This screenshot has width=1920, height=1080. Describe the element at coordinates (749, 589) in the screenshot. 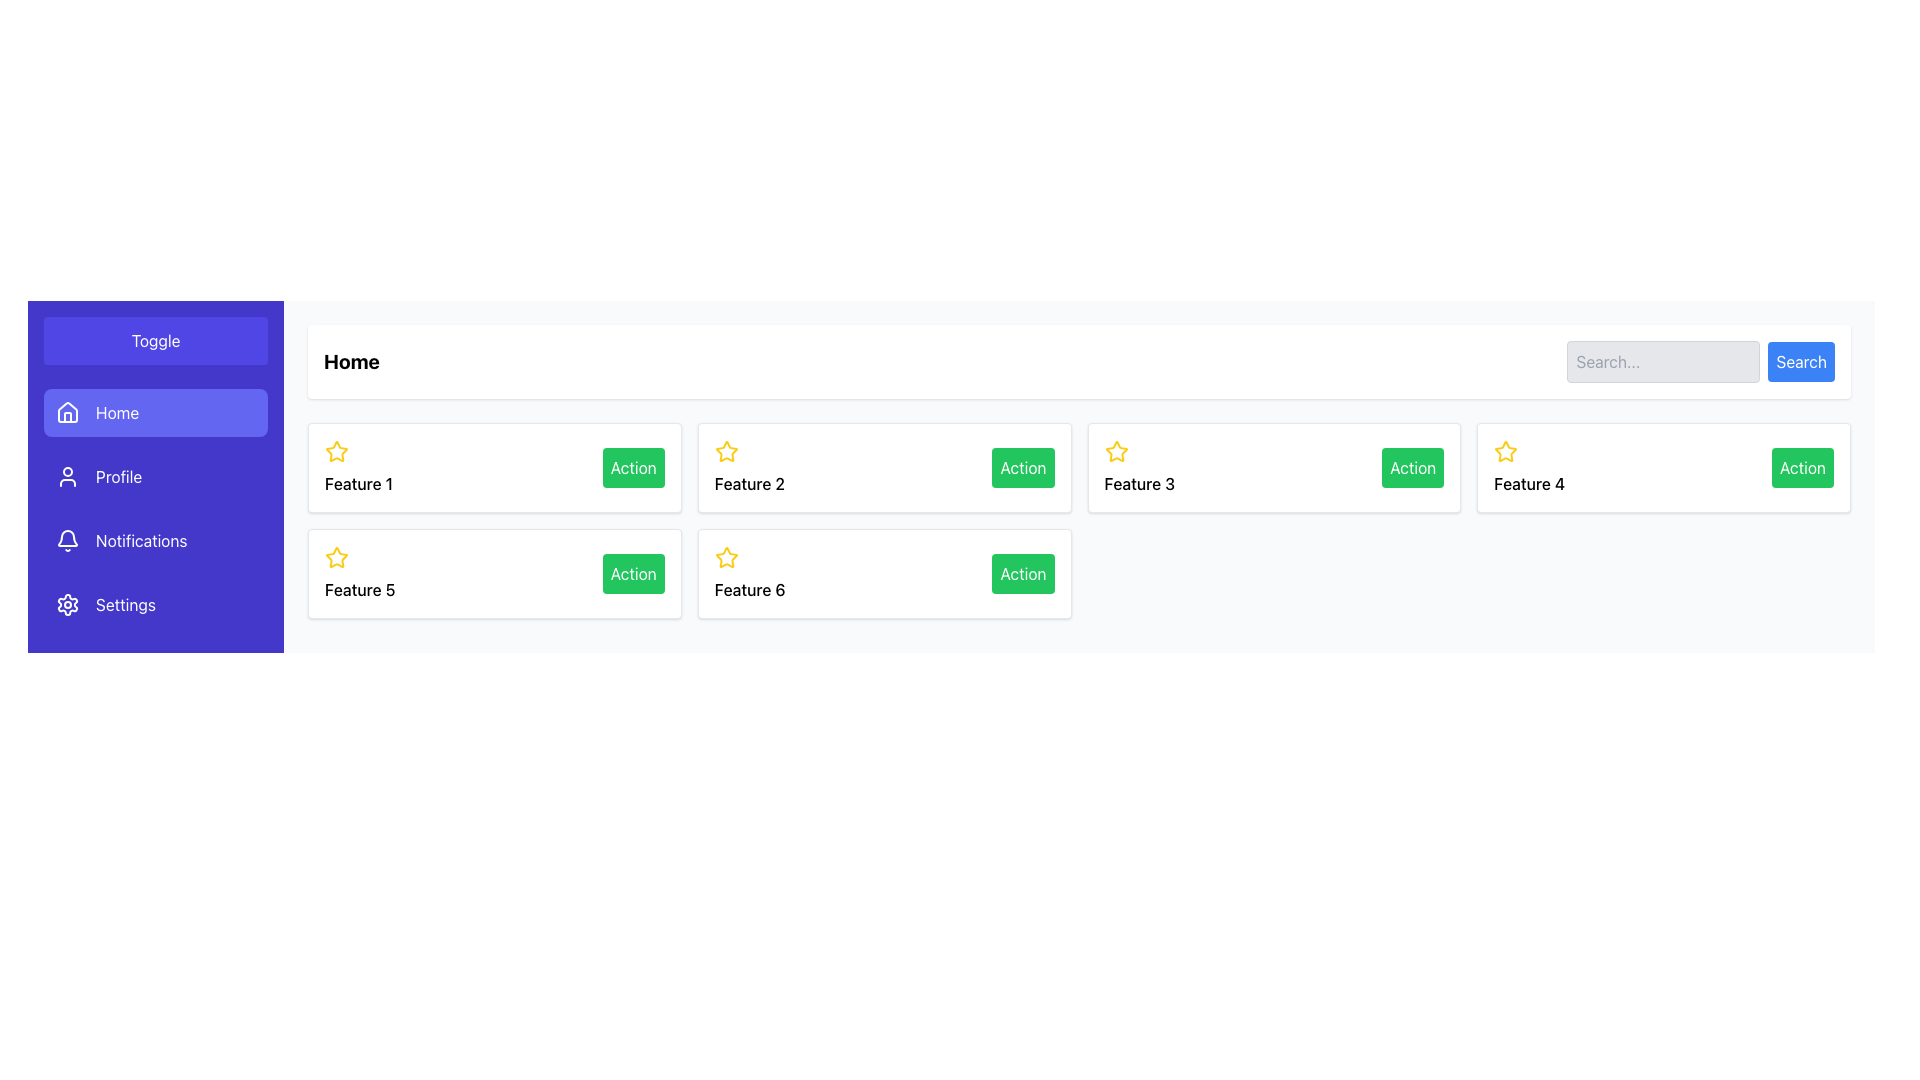

I see `the descriptive label element located in the bottom row of the grid layout, which is horizontally aligned with the star icon and the 'Action' button` at that location.